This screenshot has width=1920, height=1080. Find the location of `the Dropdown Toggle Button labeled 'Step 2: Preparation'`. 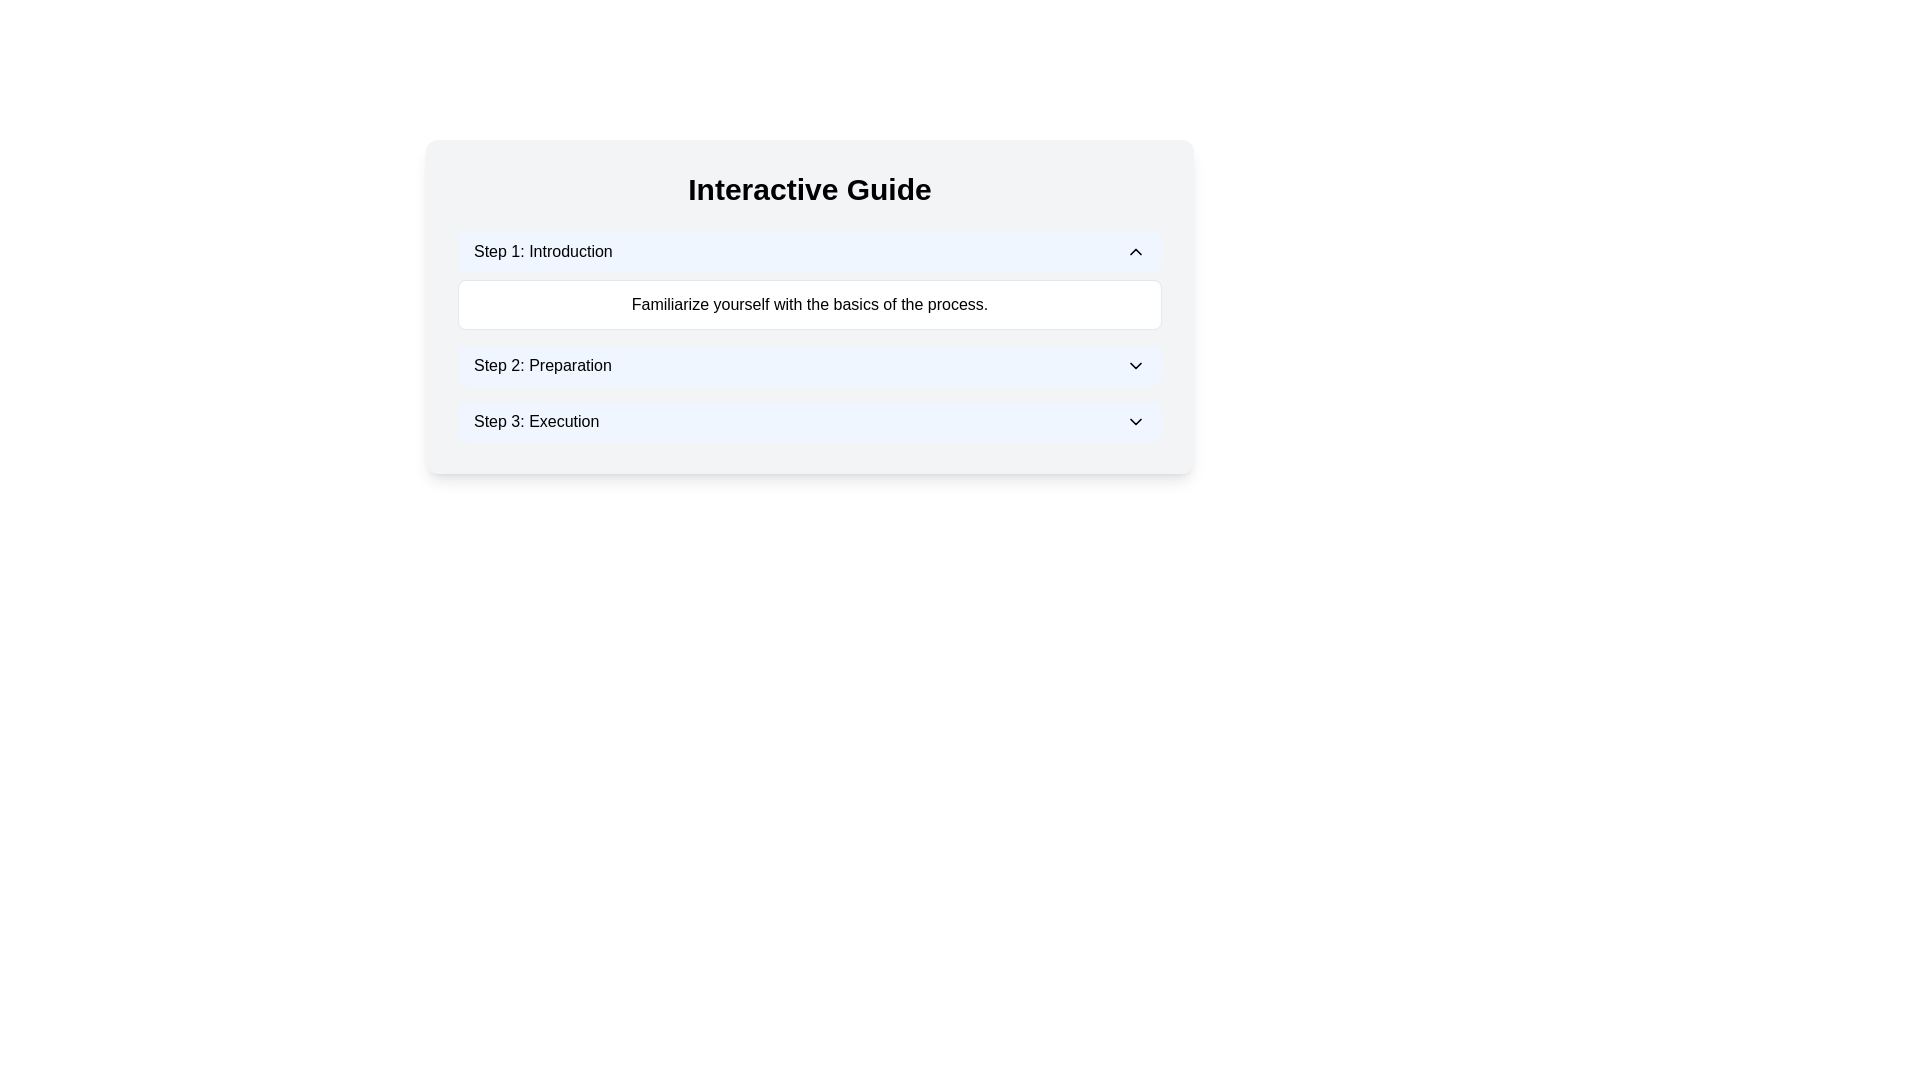

the Dropdown Toggle Button labeled 'Step 2: Preparation' is located at coordinates (810, 366).